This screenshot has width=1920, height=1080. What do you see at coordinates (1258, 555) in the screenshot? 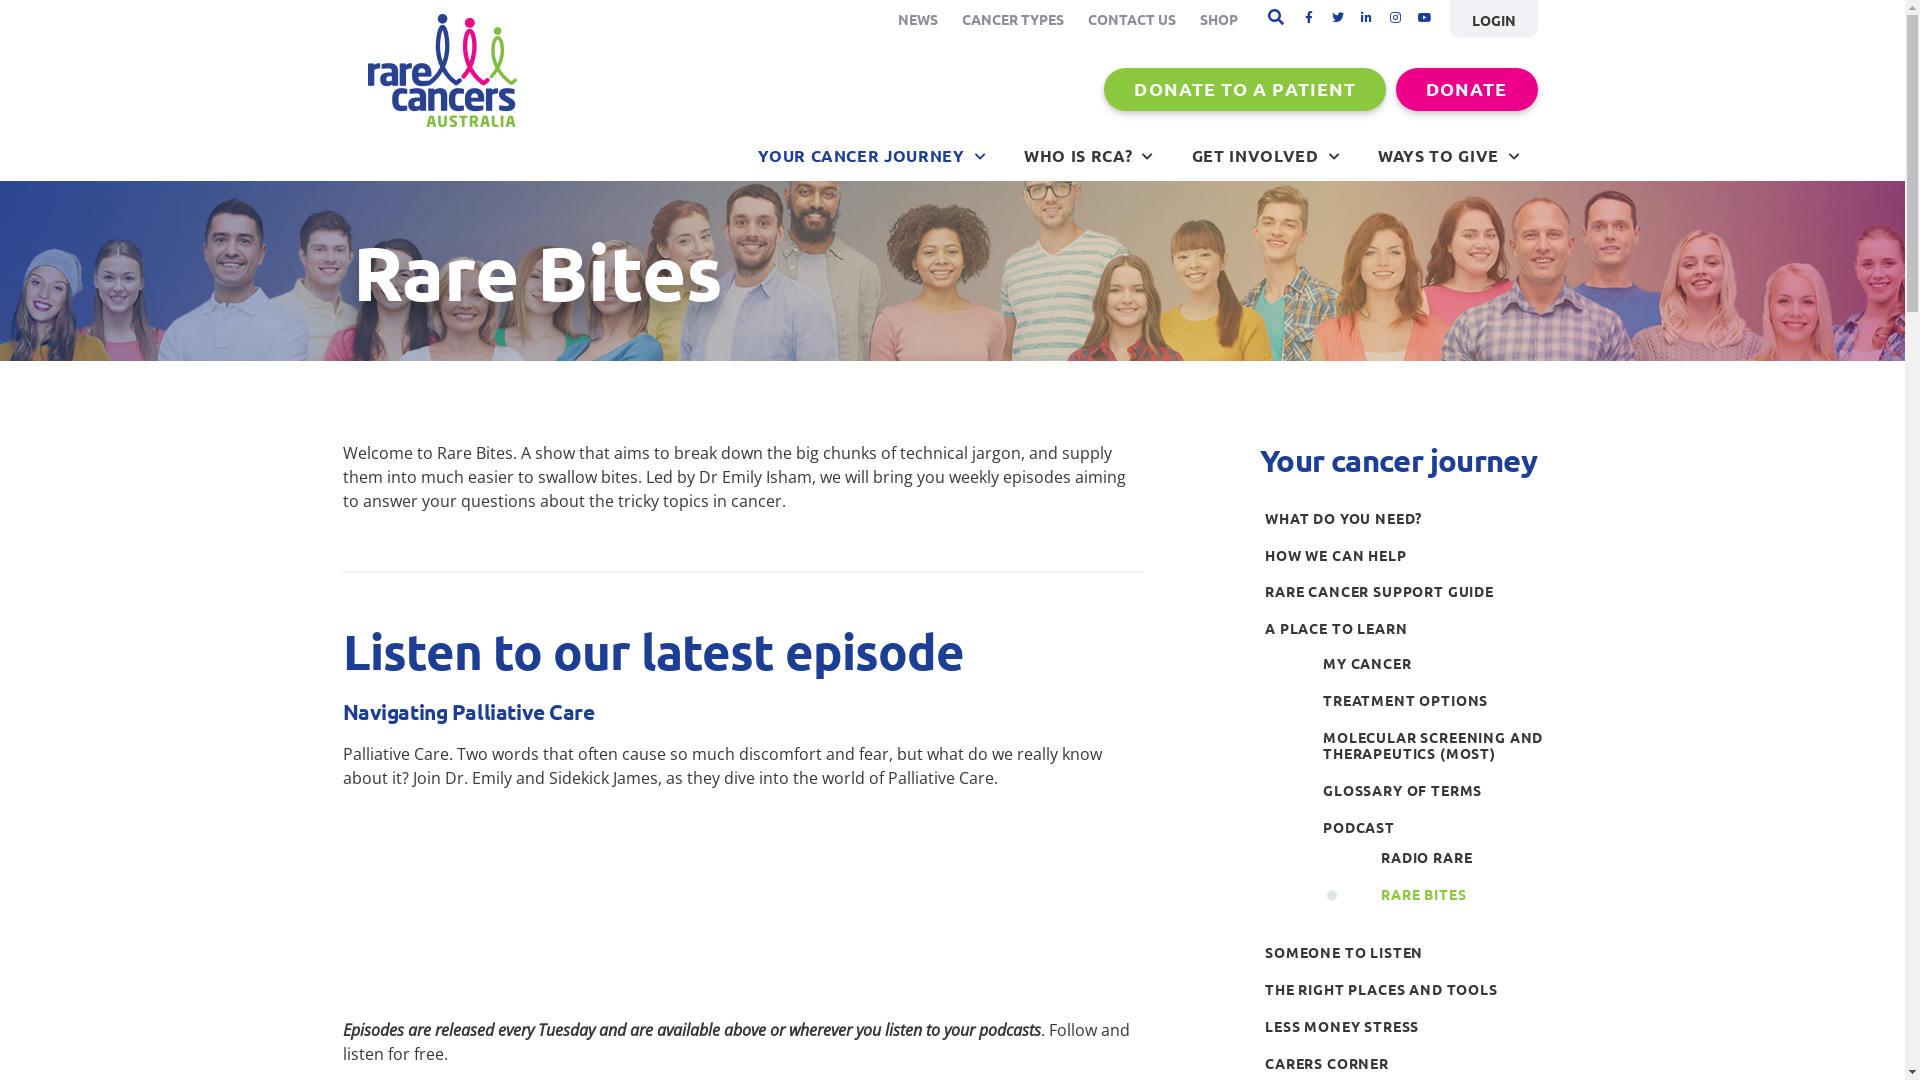
I see `'HOW WE CAN HELP'` at bounding box center [1258, 555].